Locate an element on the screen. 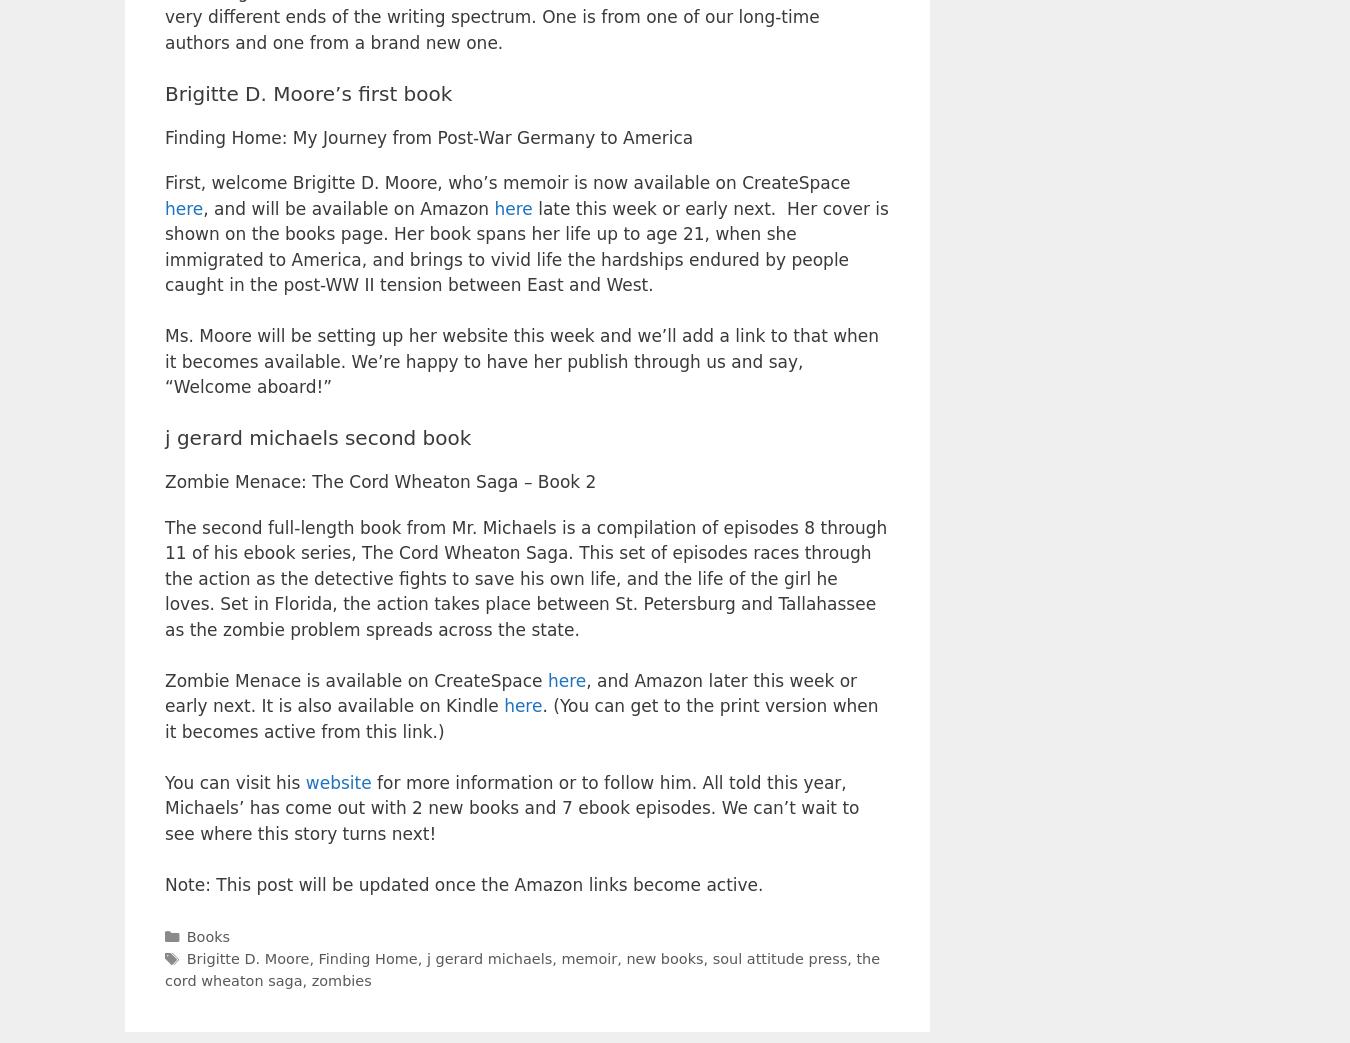  ', and Amazon later this week or early next. It is also available on Kindle' is located at coordinates (164, 692).